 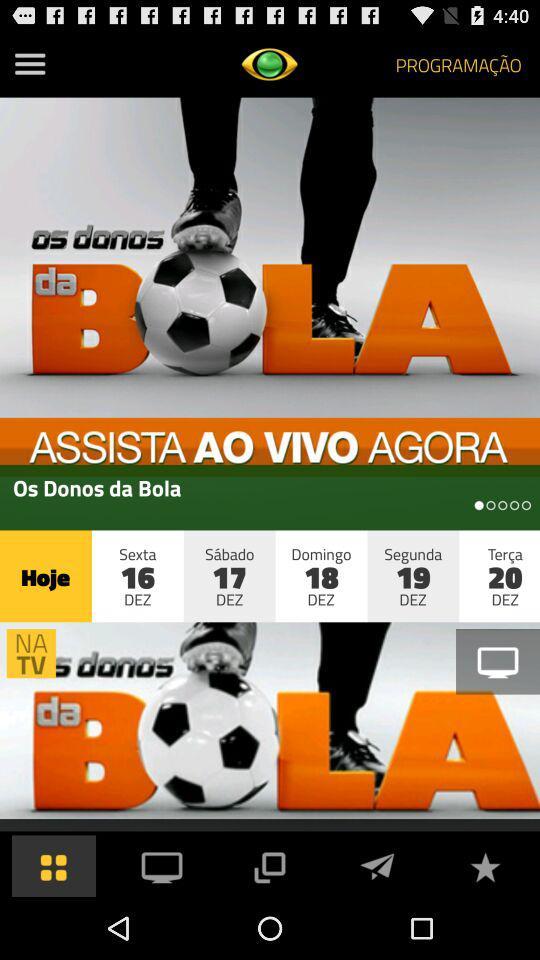 What do you see at coordinates (29, 68) in the screenshot?
I see `the menu icon` at bounding box center [29, 68].